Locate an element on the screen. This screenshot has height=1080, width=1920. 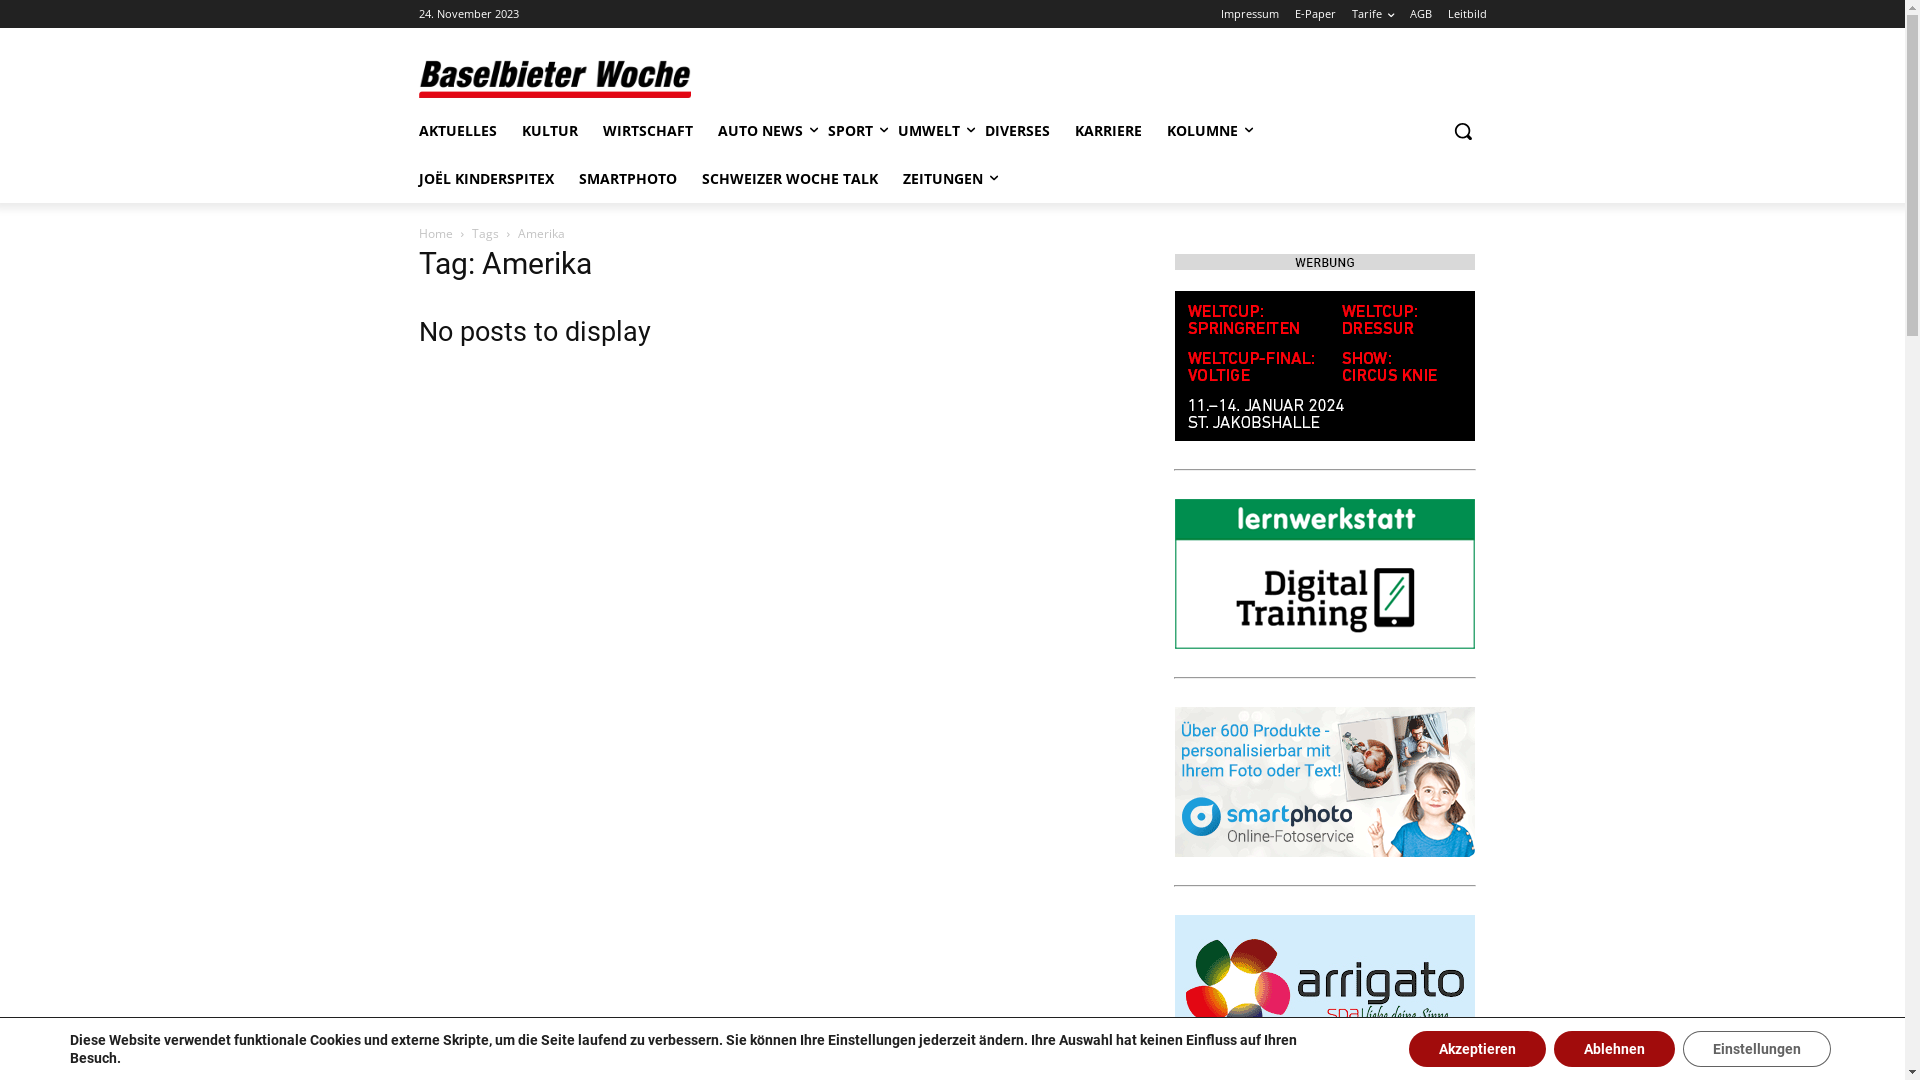
'E-Paper' is located at coordinates (1294, 14).